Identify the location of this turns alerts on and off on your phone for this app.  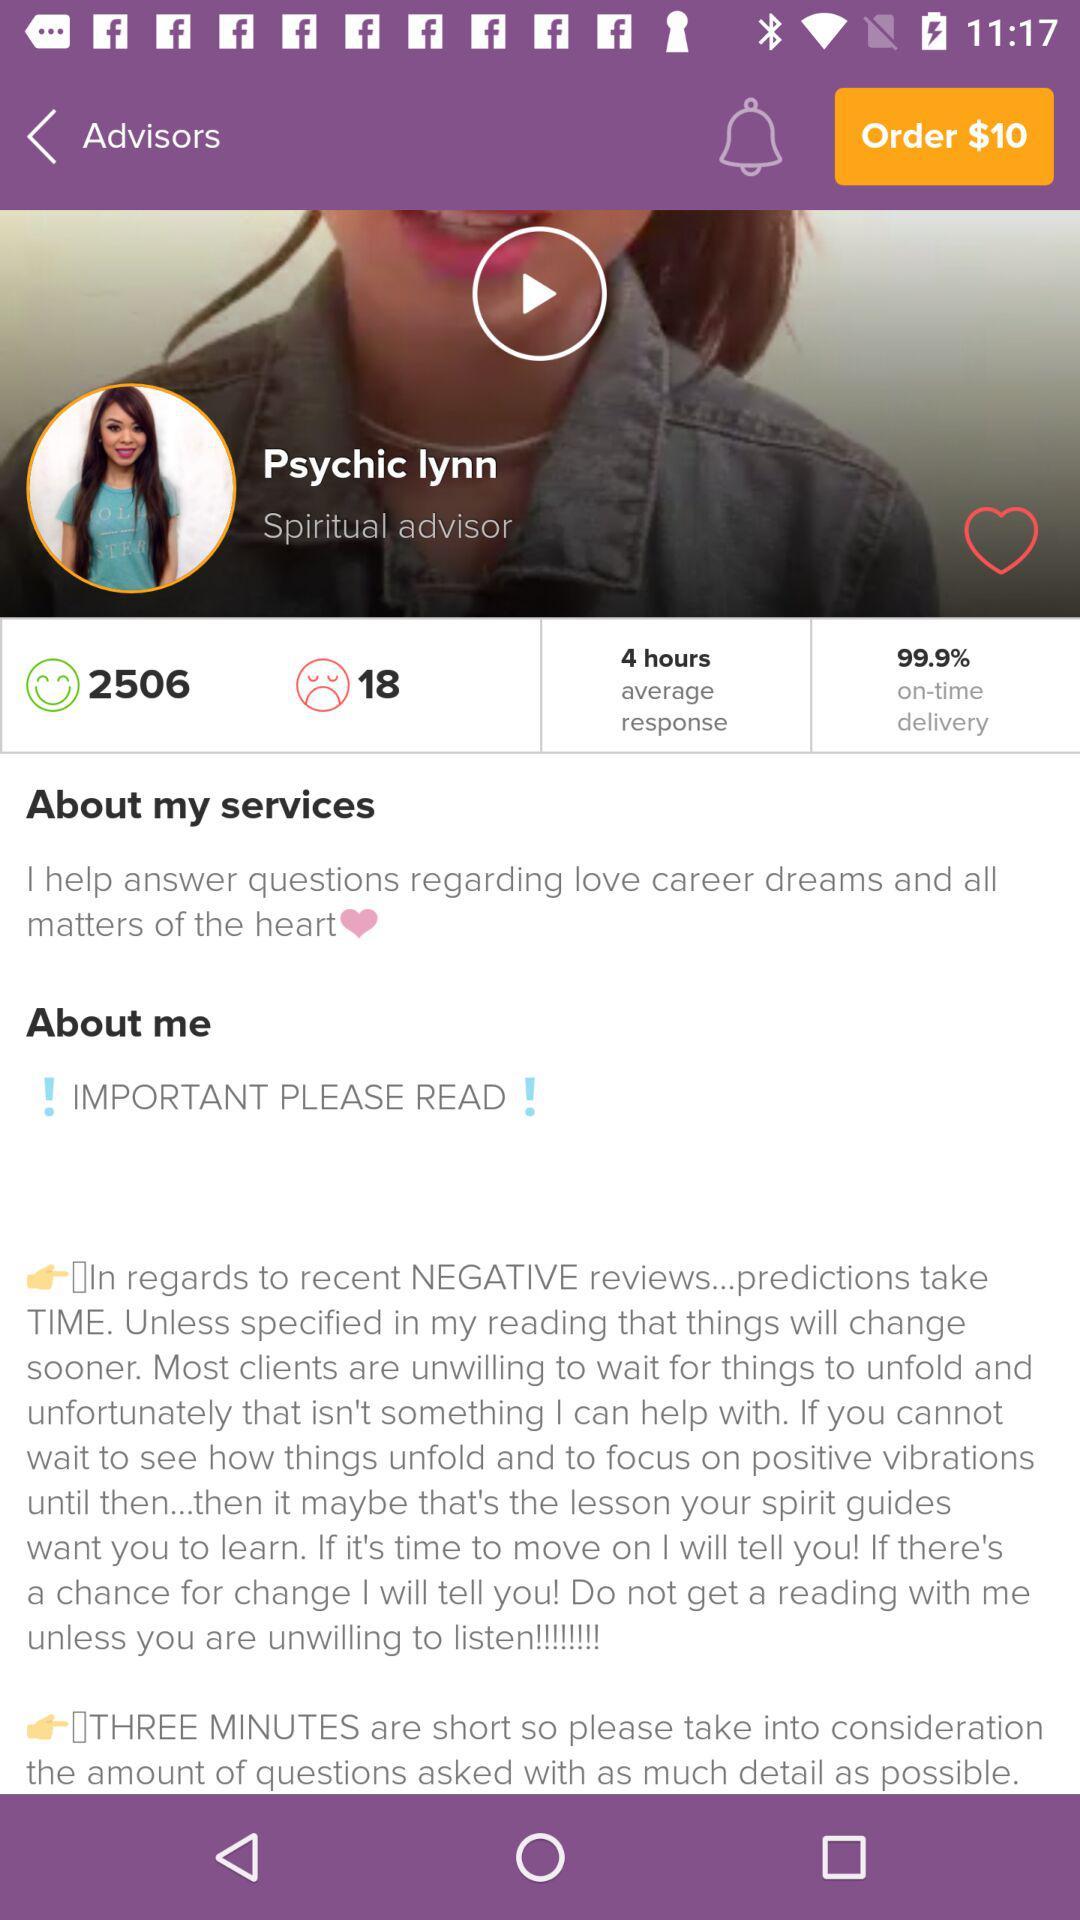
(750, 135).